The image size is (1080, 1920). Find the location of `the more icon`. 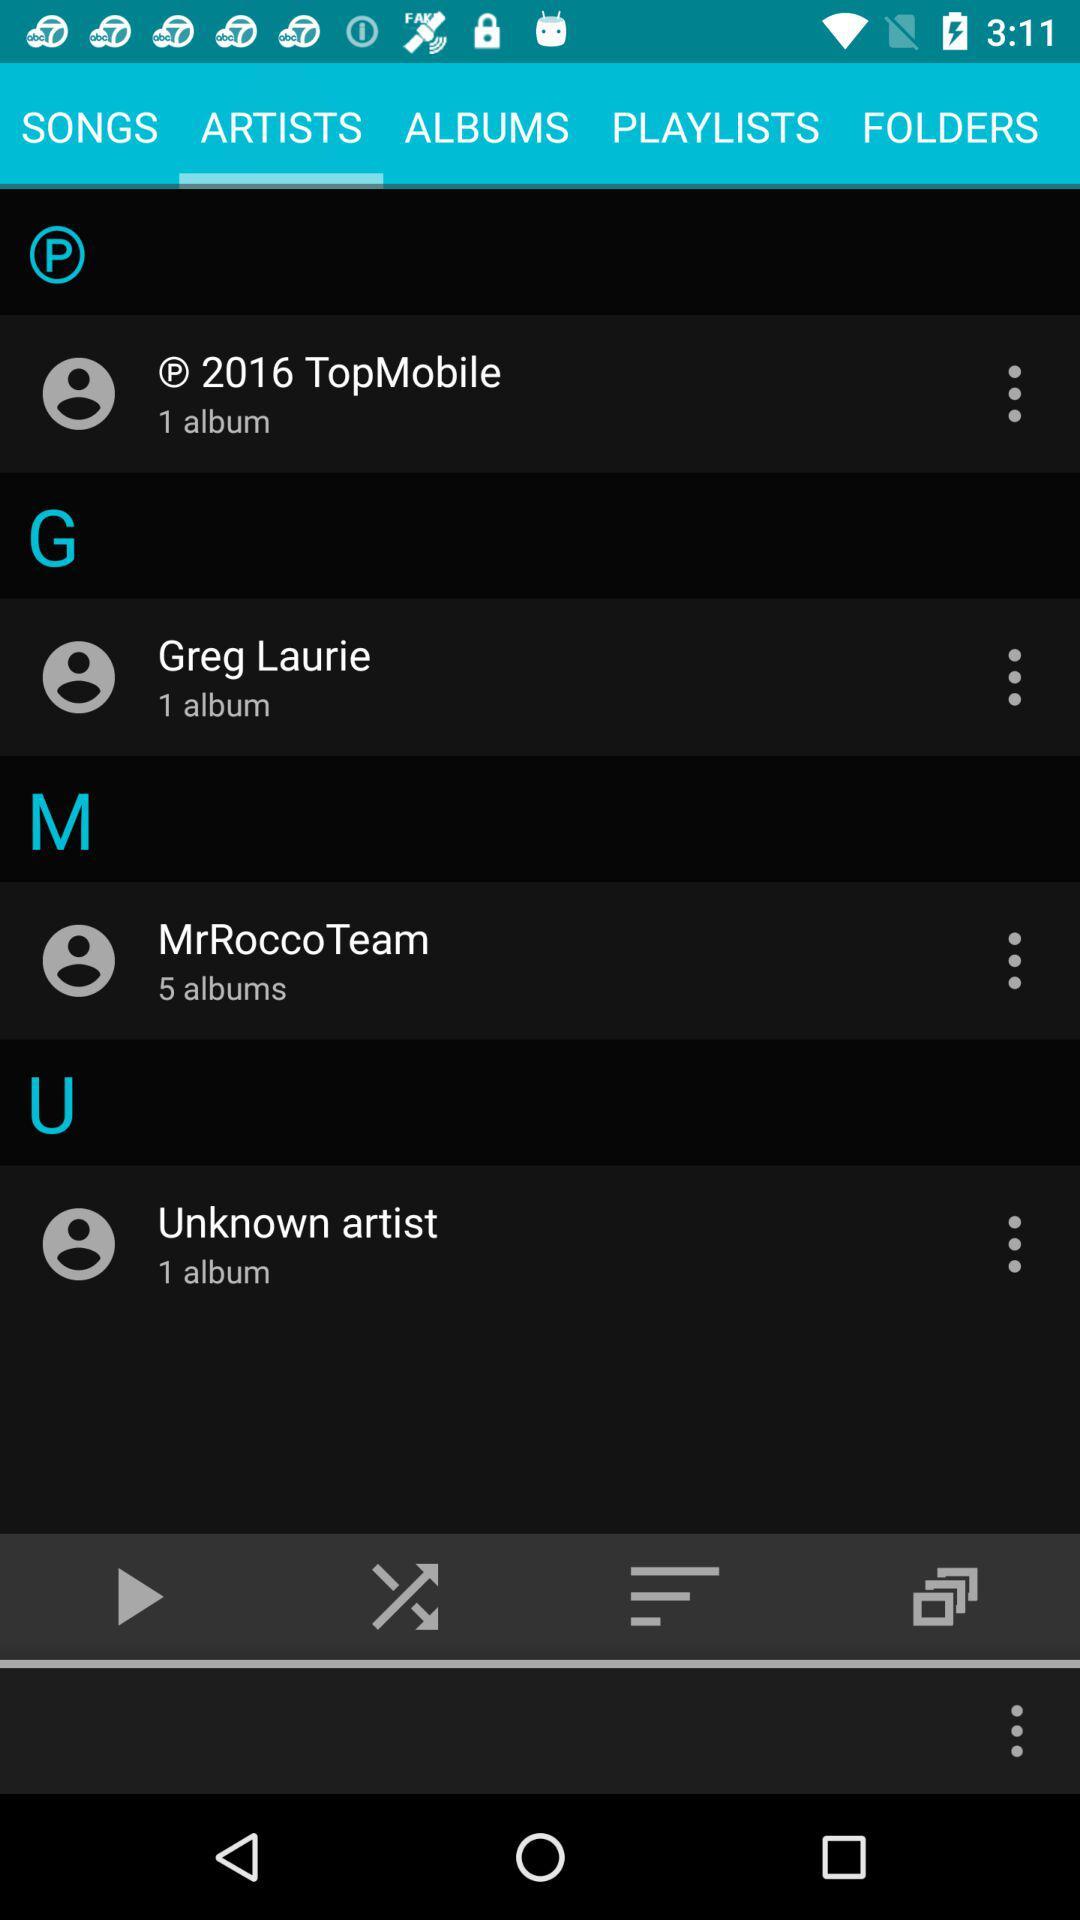

the more icon is located at coordinates (1017, 1730).